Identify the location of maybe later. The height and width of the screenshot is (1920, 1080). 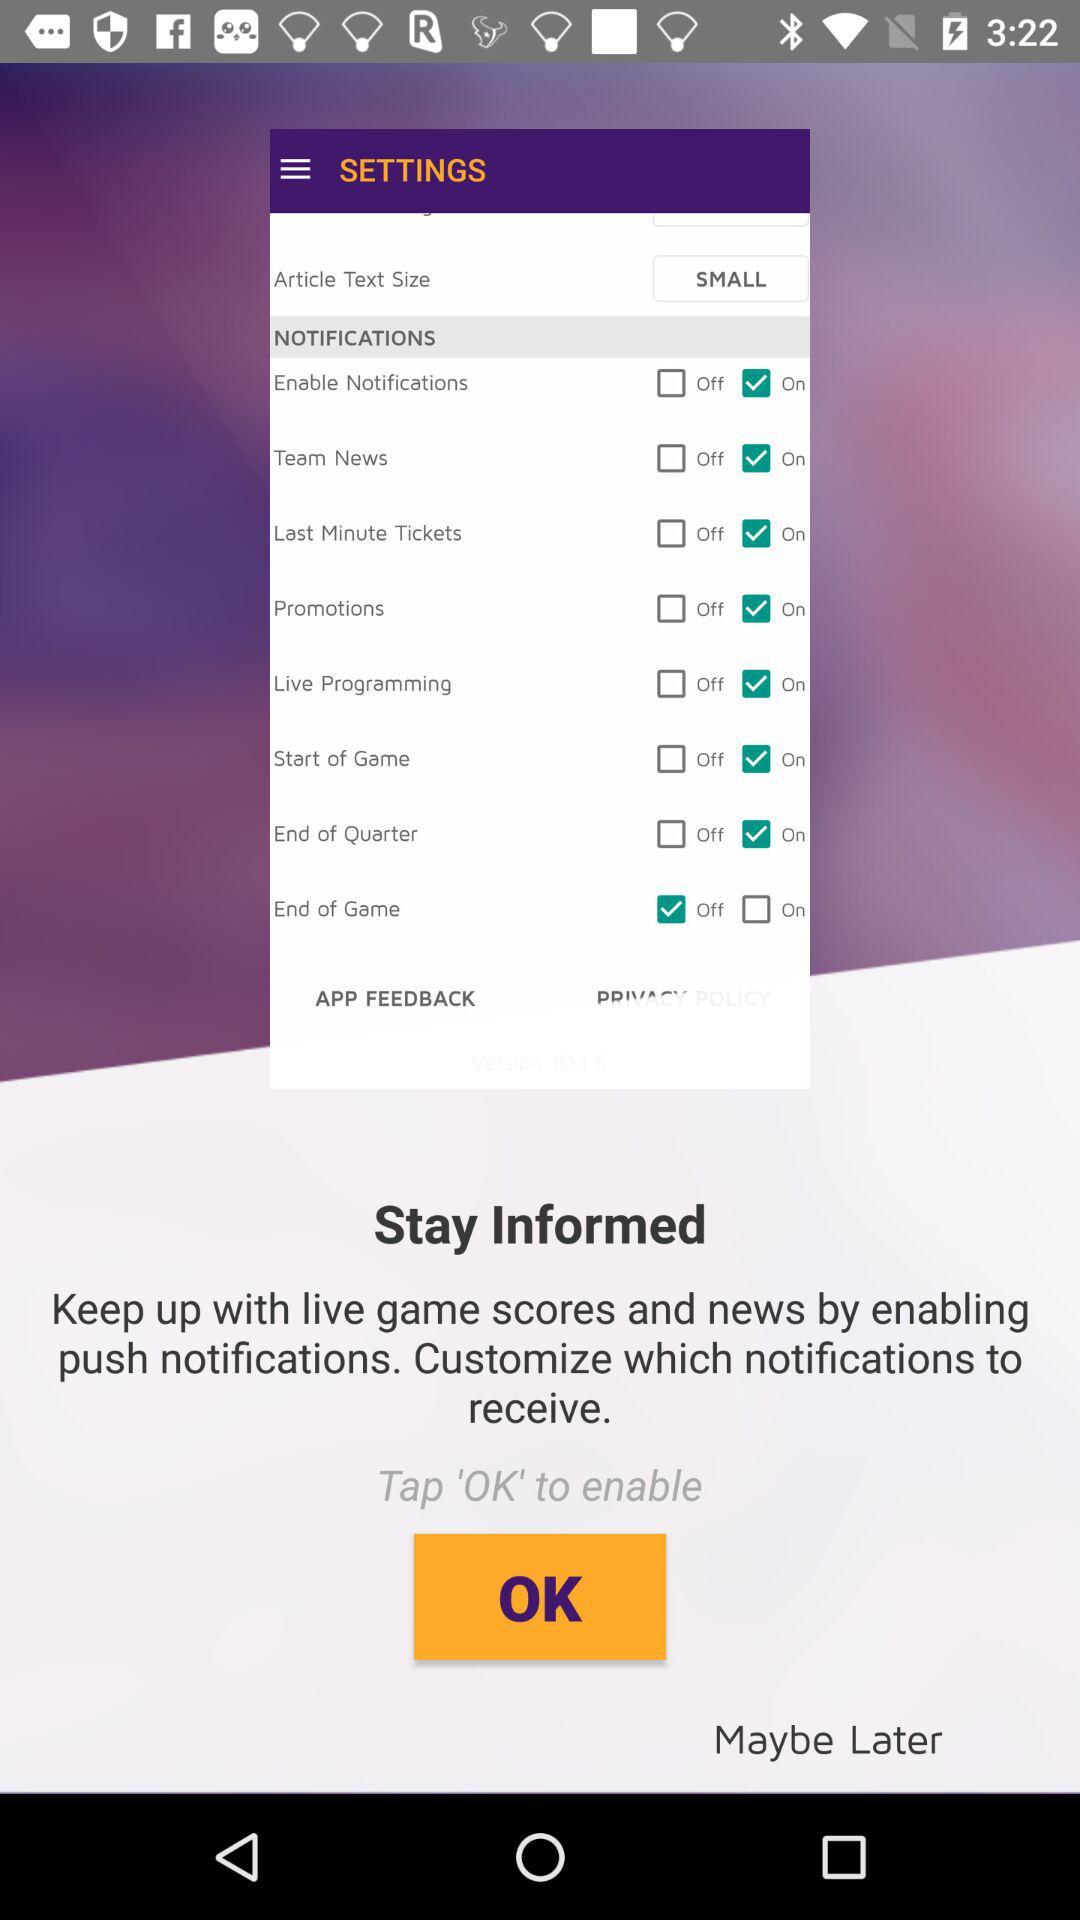
(828, 1736).